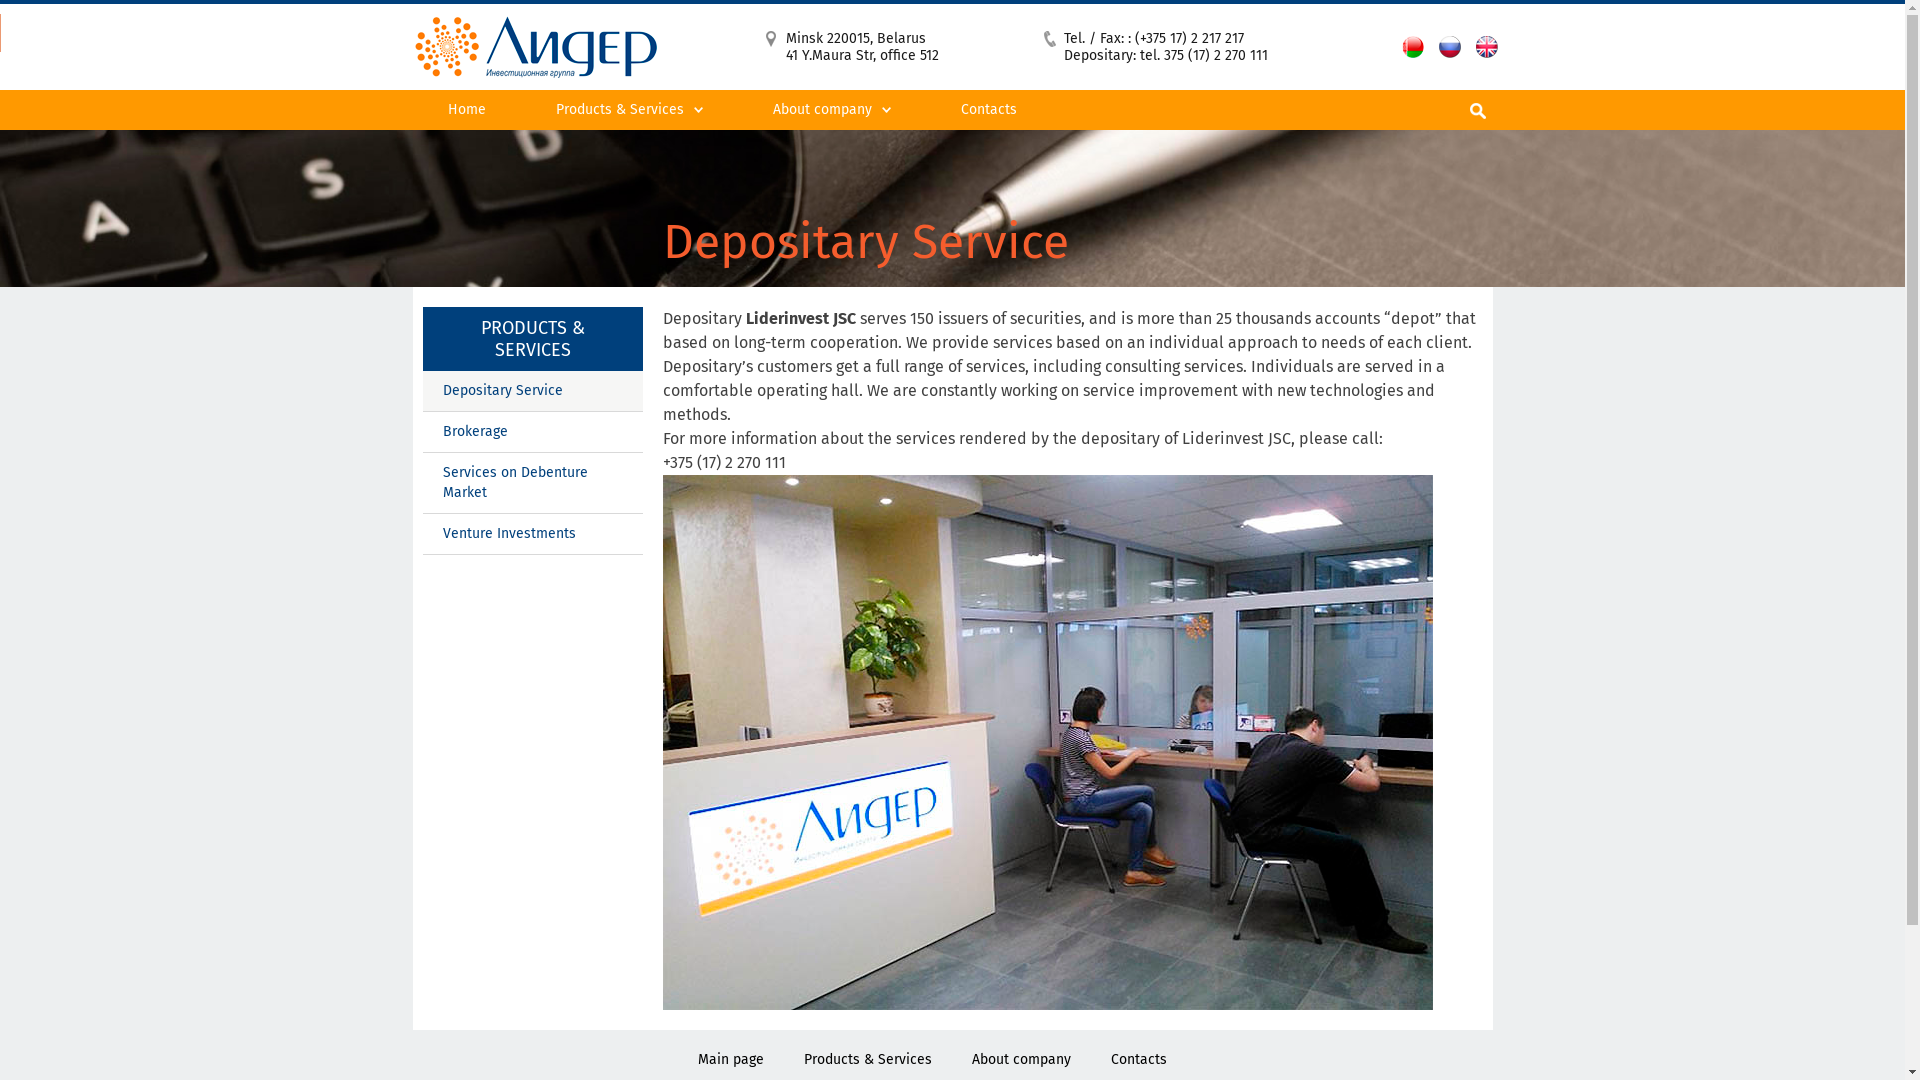 This screenshot has width=1920, height=1080. What do you see at coordinates (421, 533) in the screenshot?
I see `'Venture Investments'` at bounding box center [421, 533].